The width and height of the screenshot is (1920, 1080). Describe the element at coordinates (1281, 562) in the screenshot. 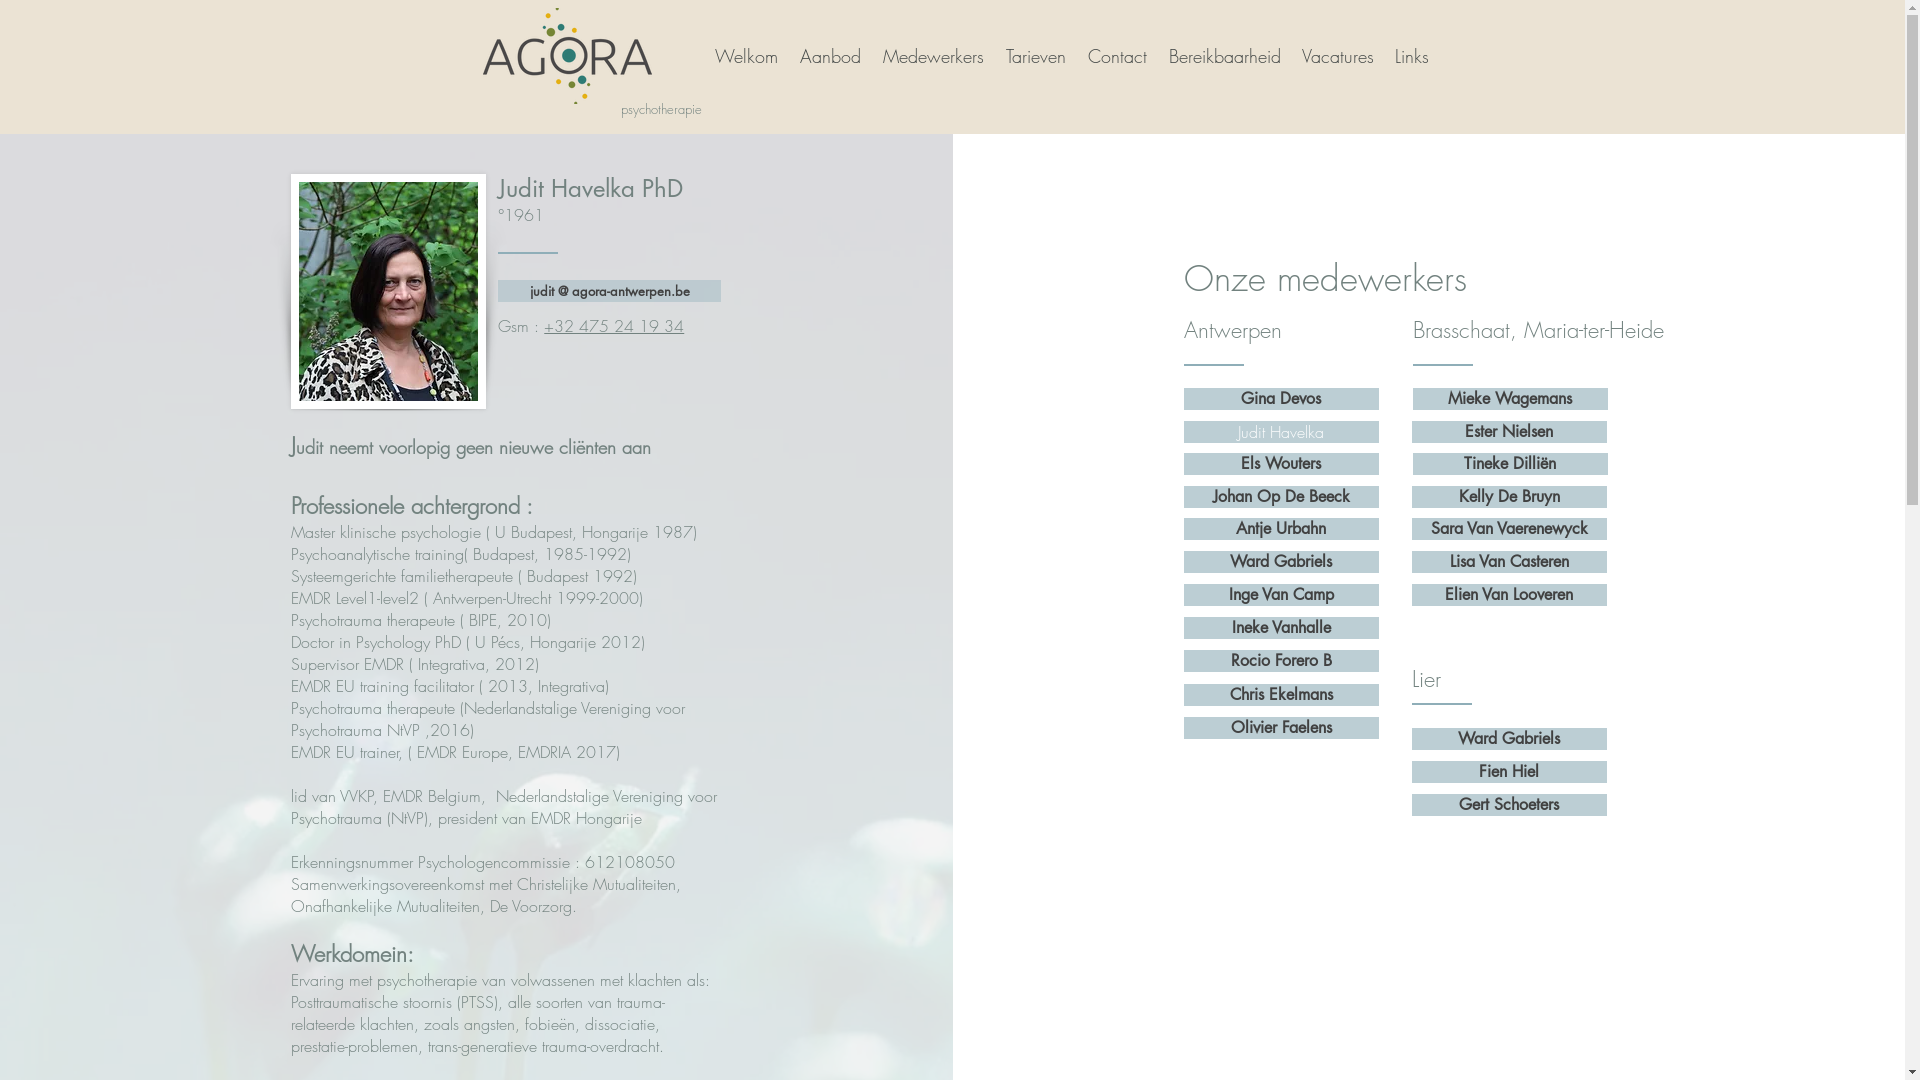

I see `'Ward Gabriels'` at that location.